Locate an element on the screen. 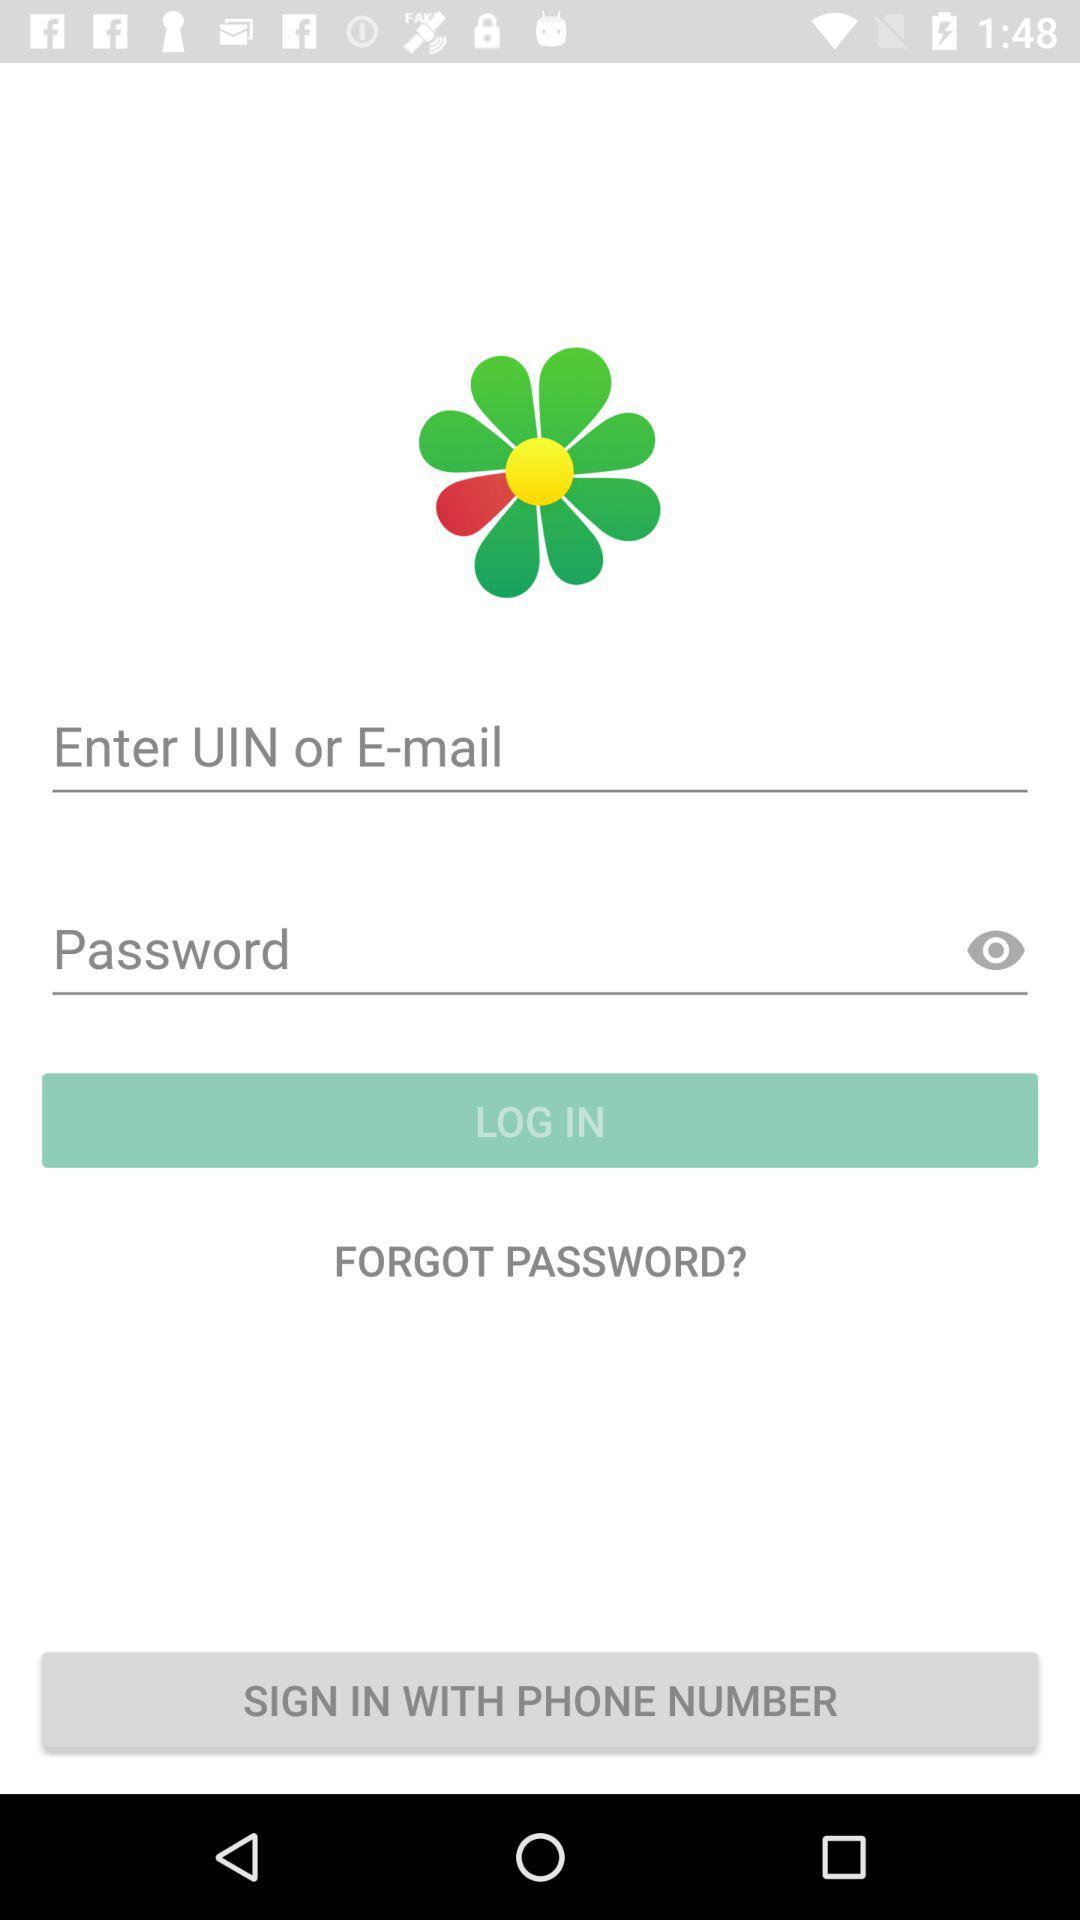  item below log in icon is located at coordinates (540, 1258).